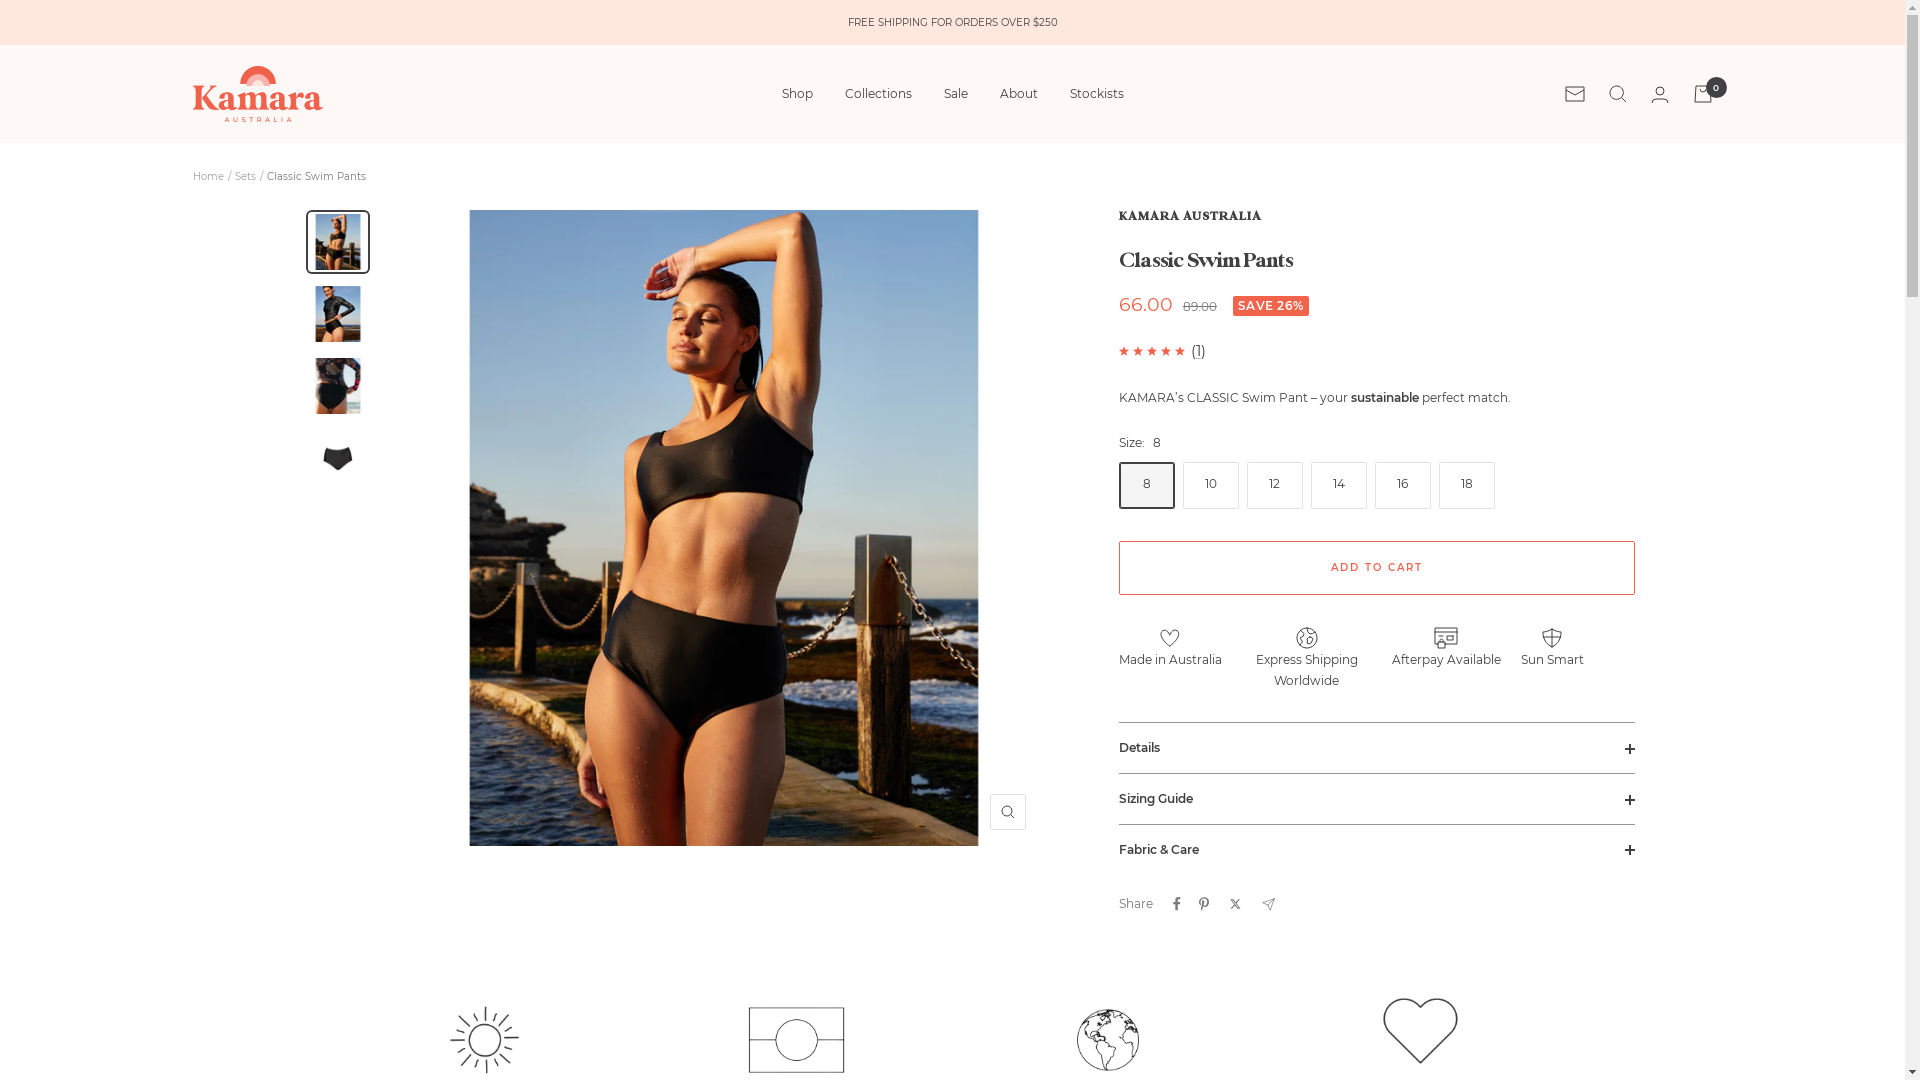 This screenshot has height=1080, width=1920. What do you see at coordinates (1195, 350) in the screenshot?
I see `'1` at bounding box center [1195, 350].